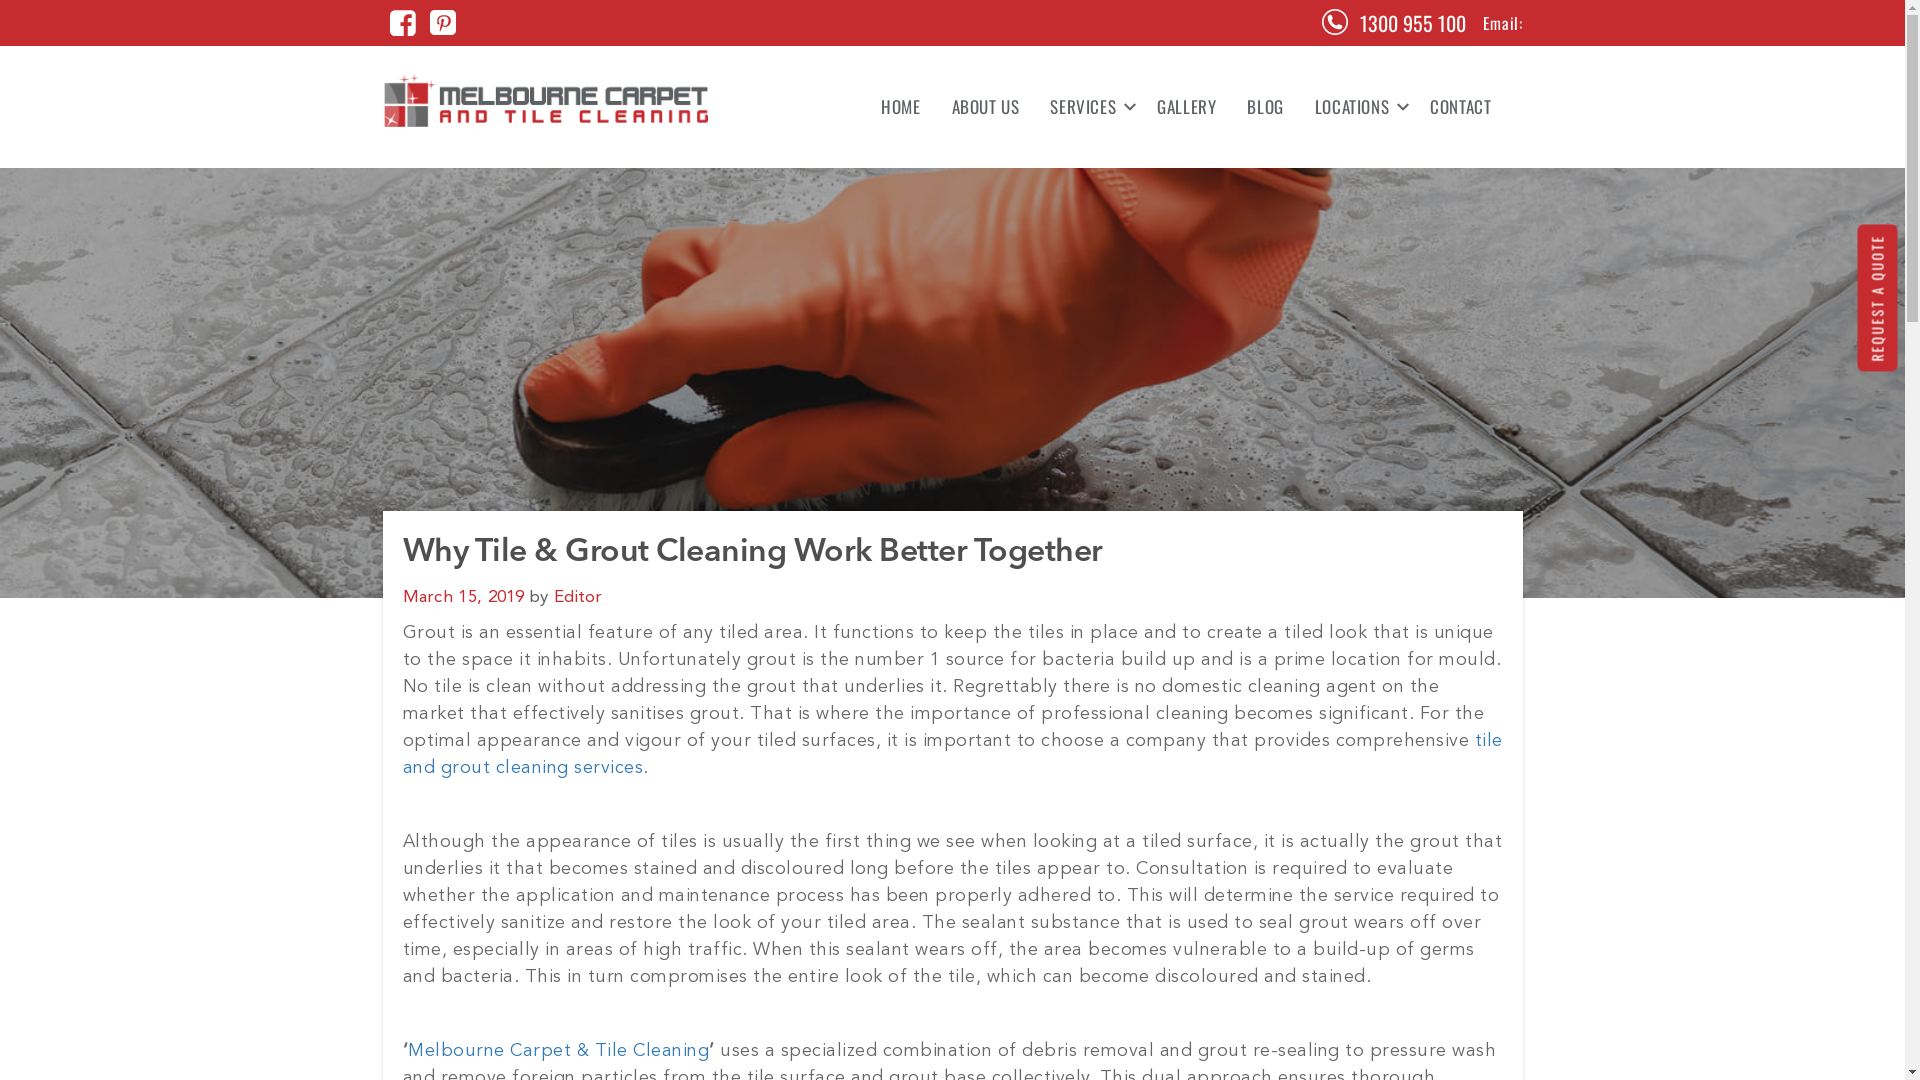  I want to click on 'BLOG', so click(1264, 107).